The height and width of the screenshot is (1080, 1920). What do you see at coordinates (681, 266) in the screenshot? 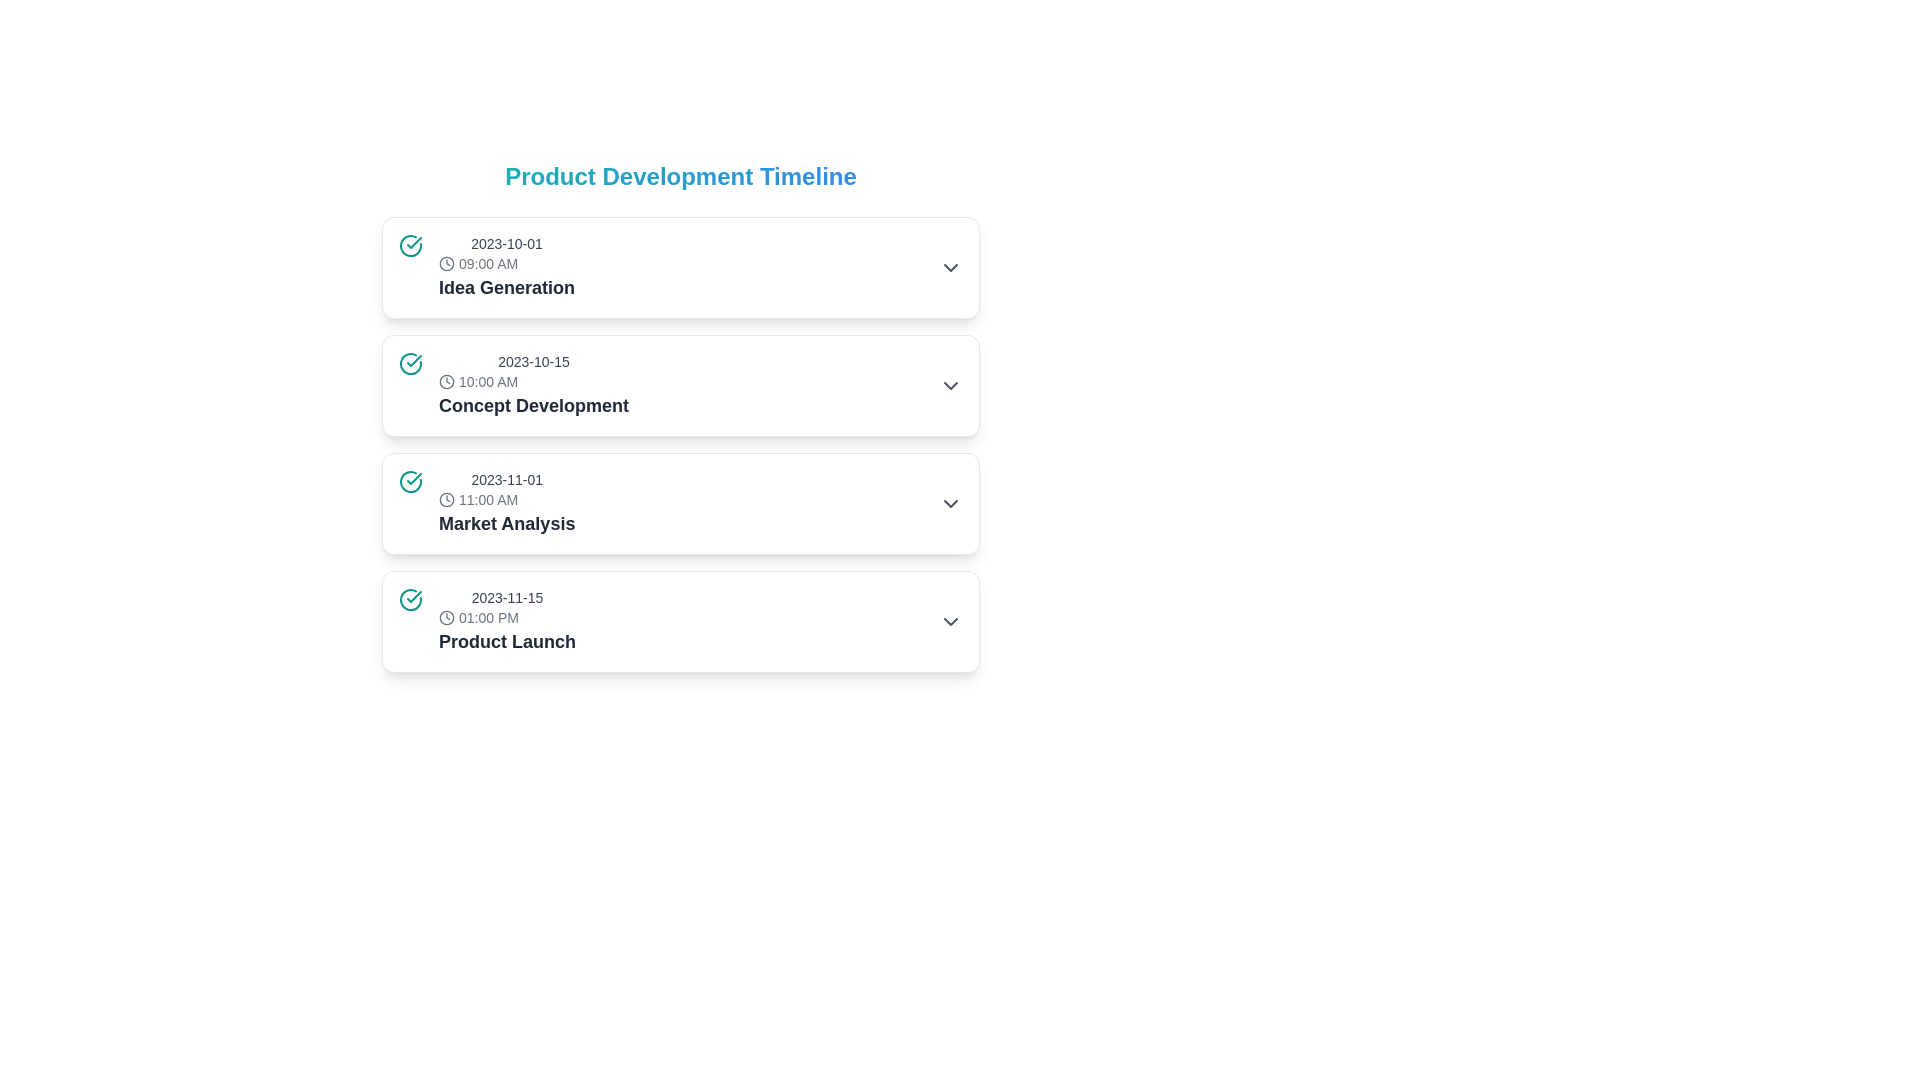
I see `on the first card in the vertical stack representing the timeline, which contains the title 'Idea Generation' and a date of '2023-10-01 09:00 AM'` at bounding box center [681, 266].